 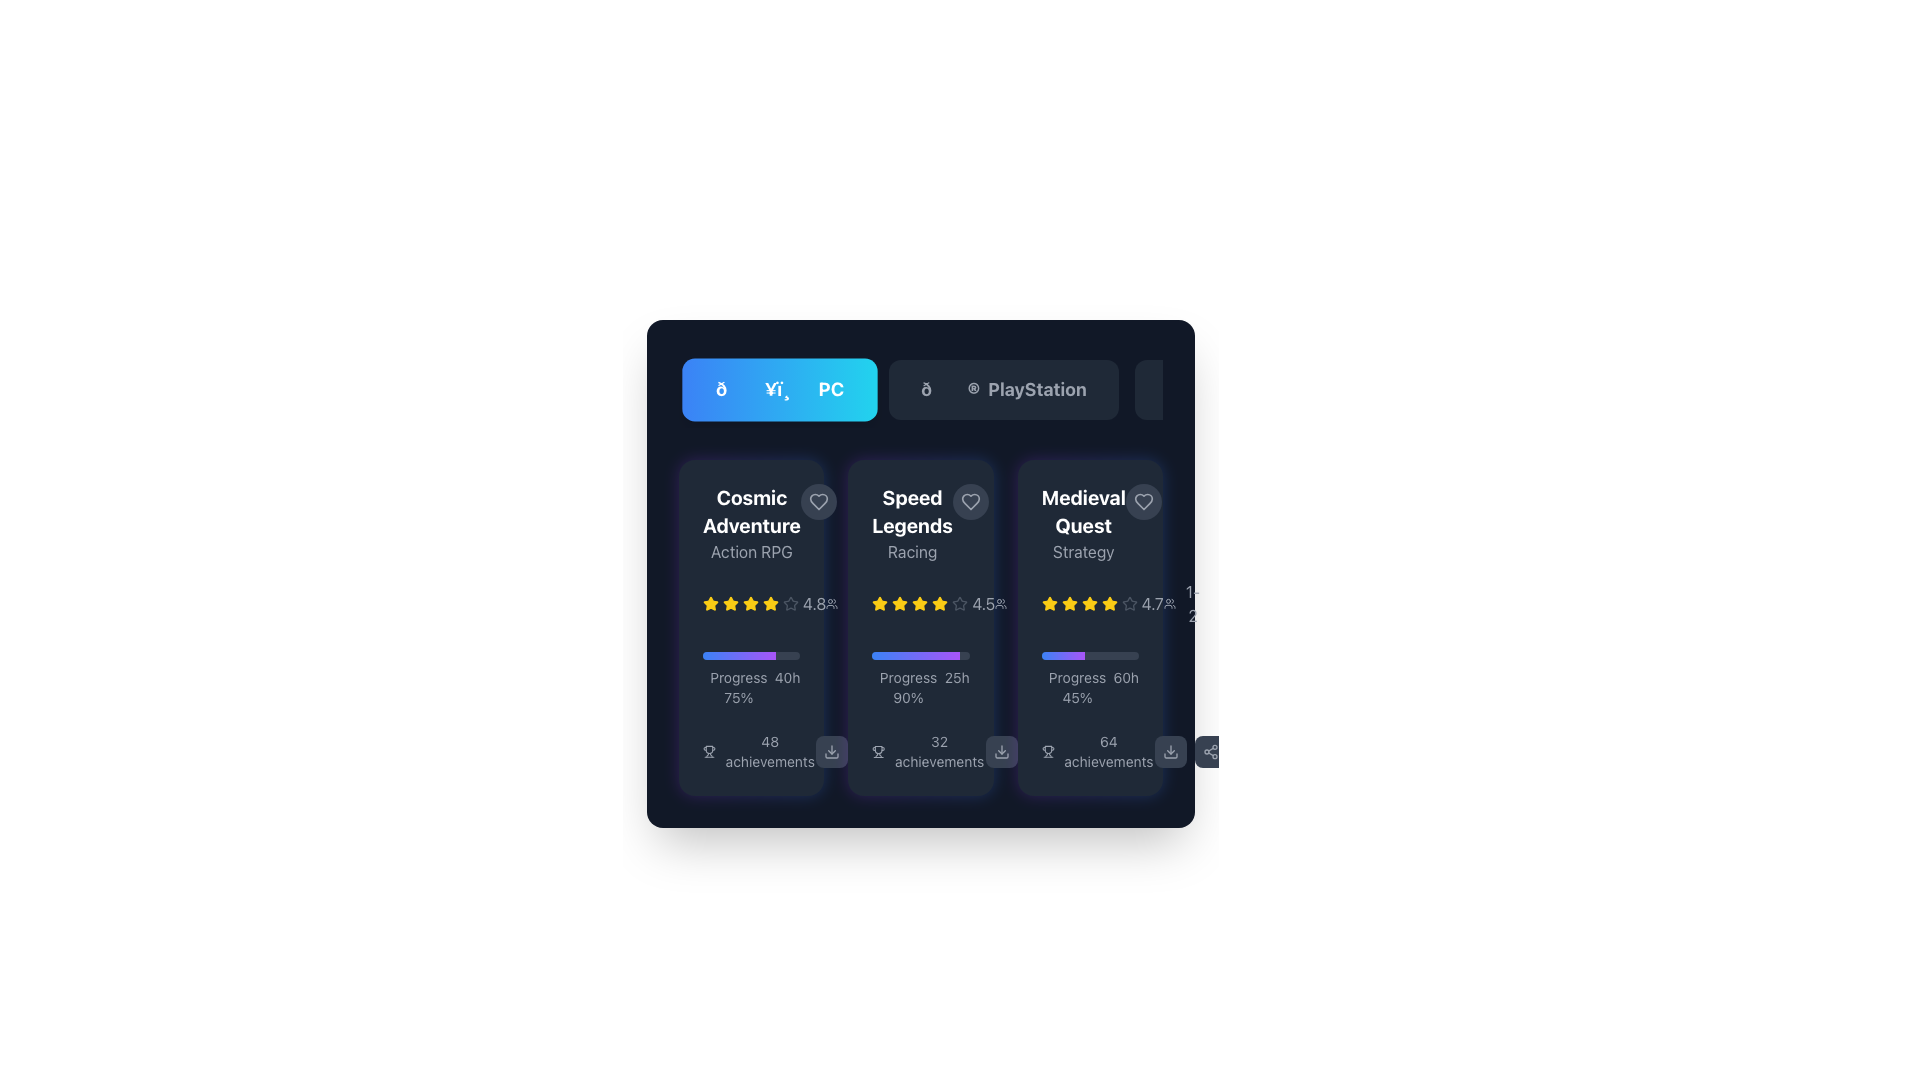 What do you see at coordinates (1088, 602) in the screenshot?
I see `the fifth yellow star icon representing the rating of the game 'Medieval Quest', located in the middle-right section of the game's card` at bounding box center [1088, 602].